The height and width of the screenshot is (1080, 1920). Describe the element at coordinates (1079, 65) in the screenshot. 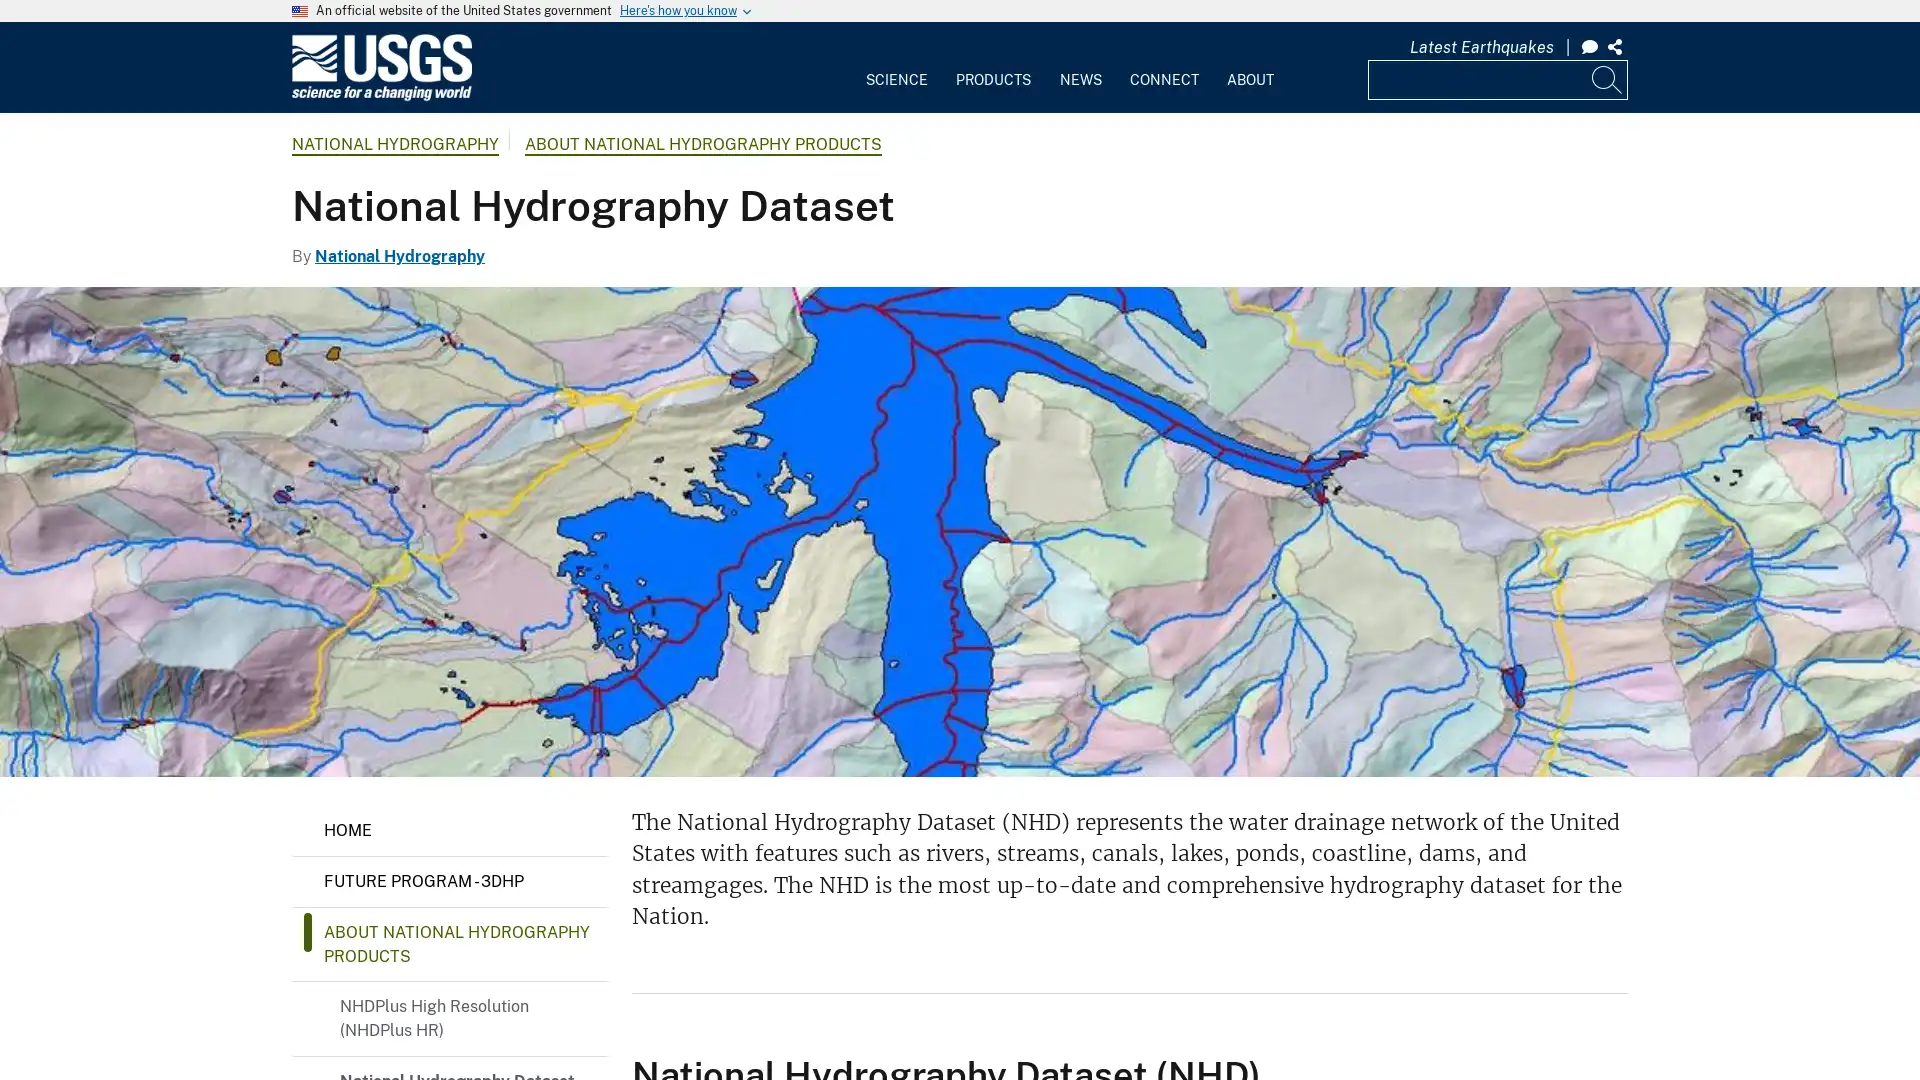

I see `NEWS` at that location.